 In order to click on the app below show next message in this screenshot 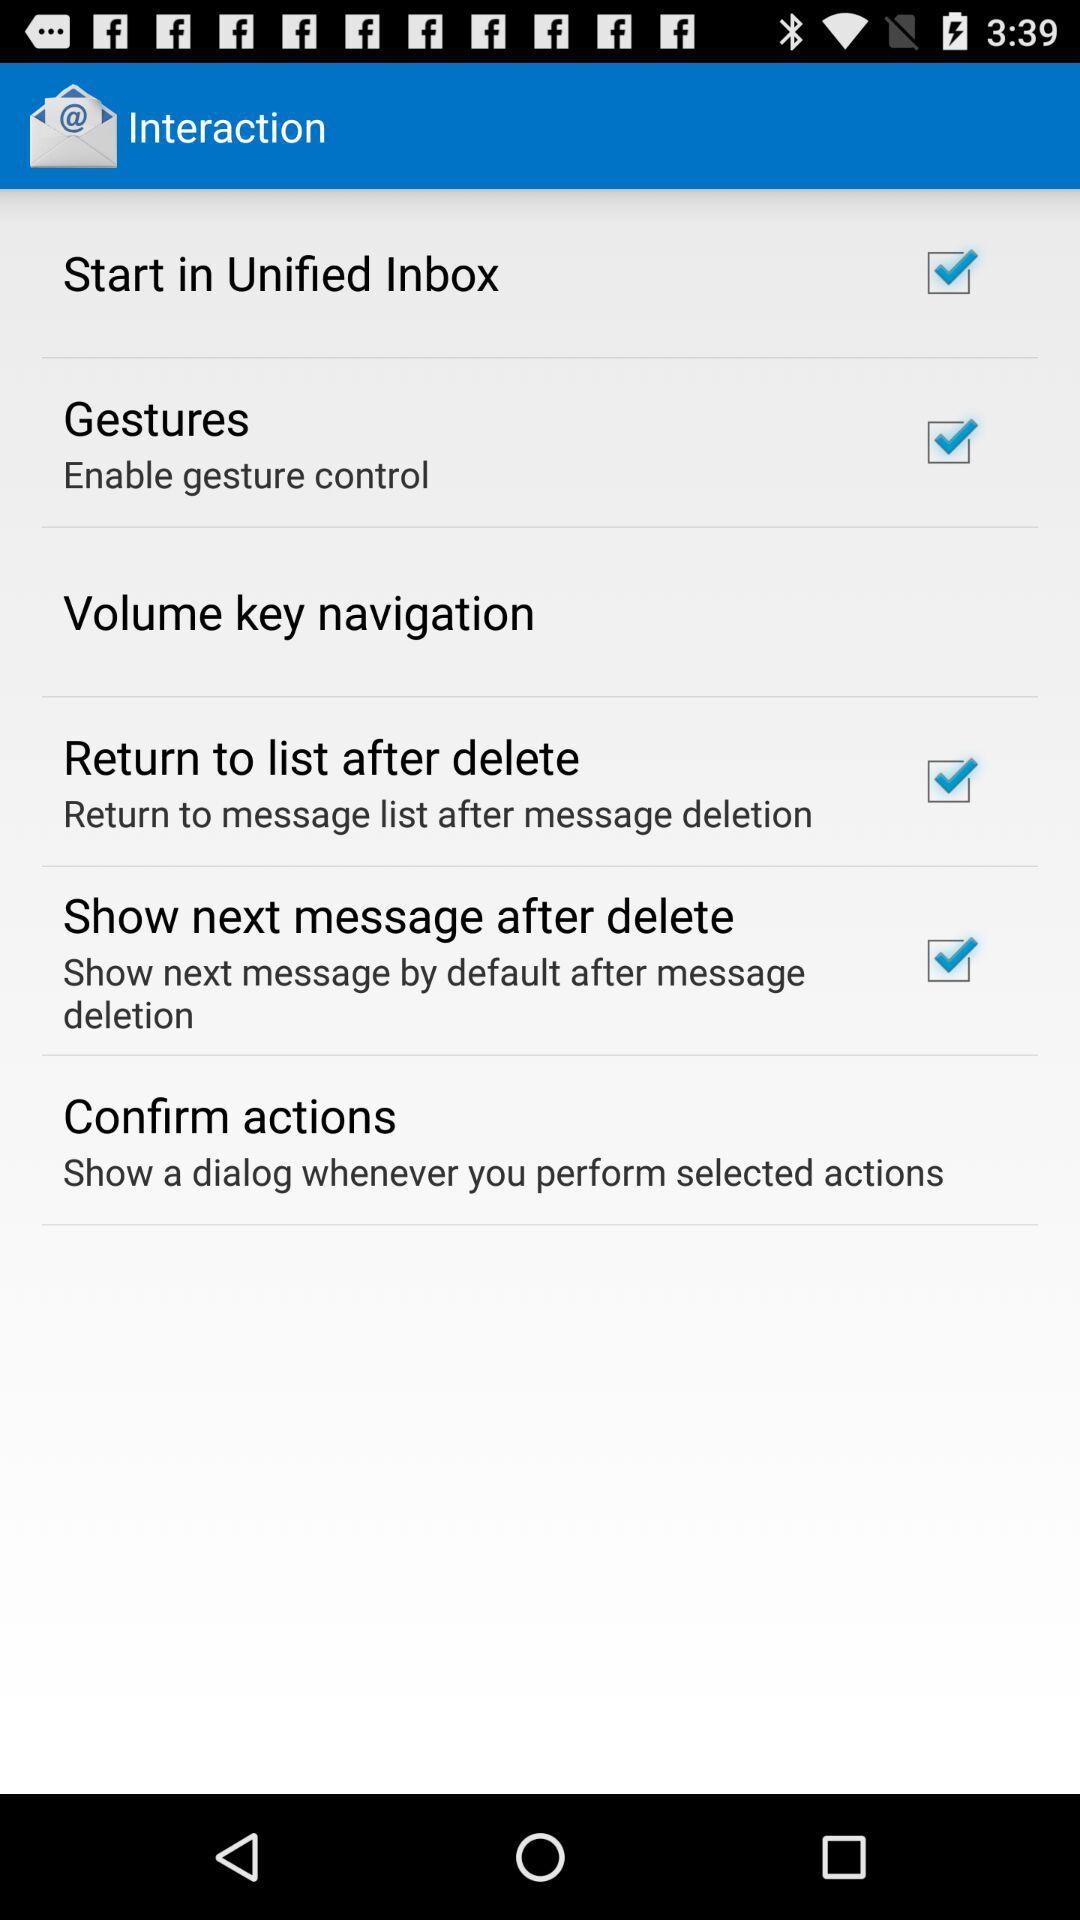, I will do `click(228, 1113)`.